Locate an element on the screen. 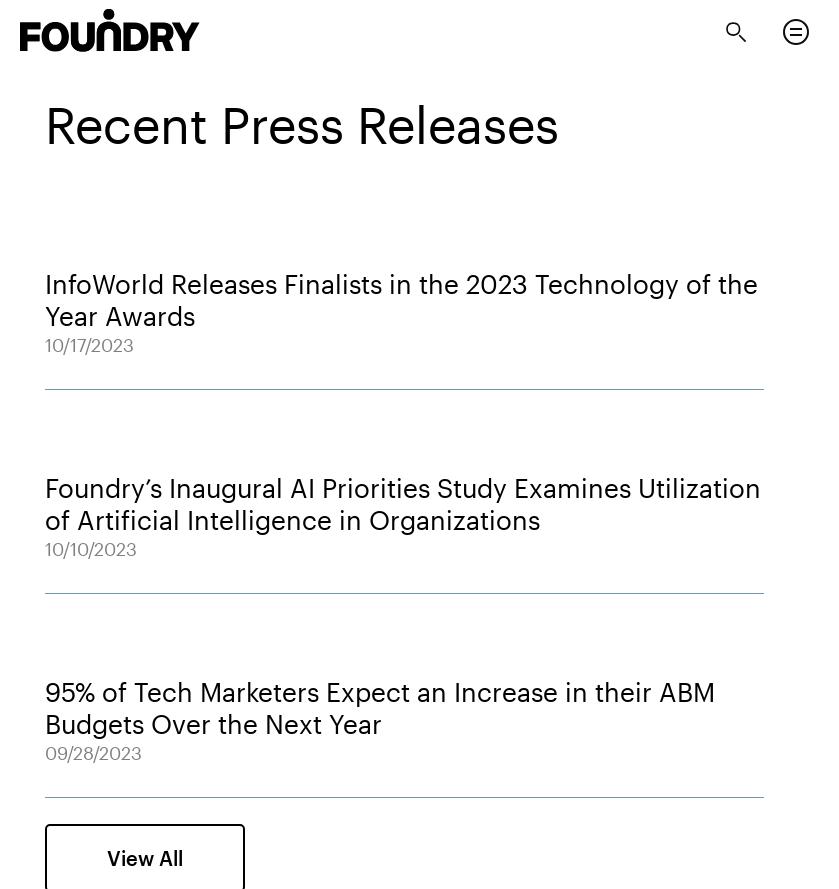 This screenshot has height=889, width=839. 'Foundry’s Inaugural AI Priorities Study Examines Utilization of Artificial Intelligence in Organizations' is located at coordinates (44, 501).